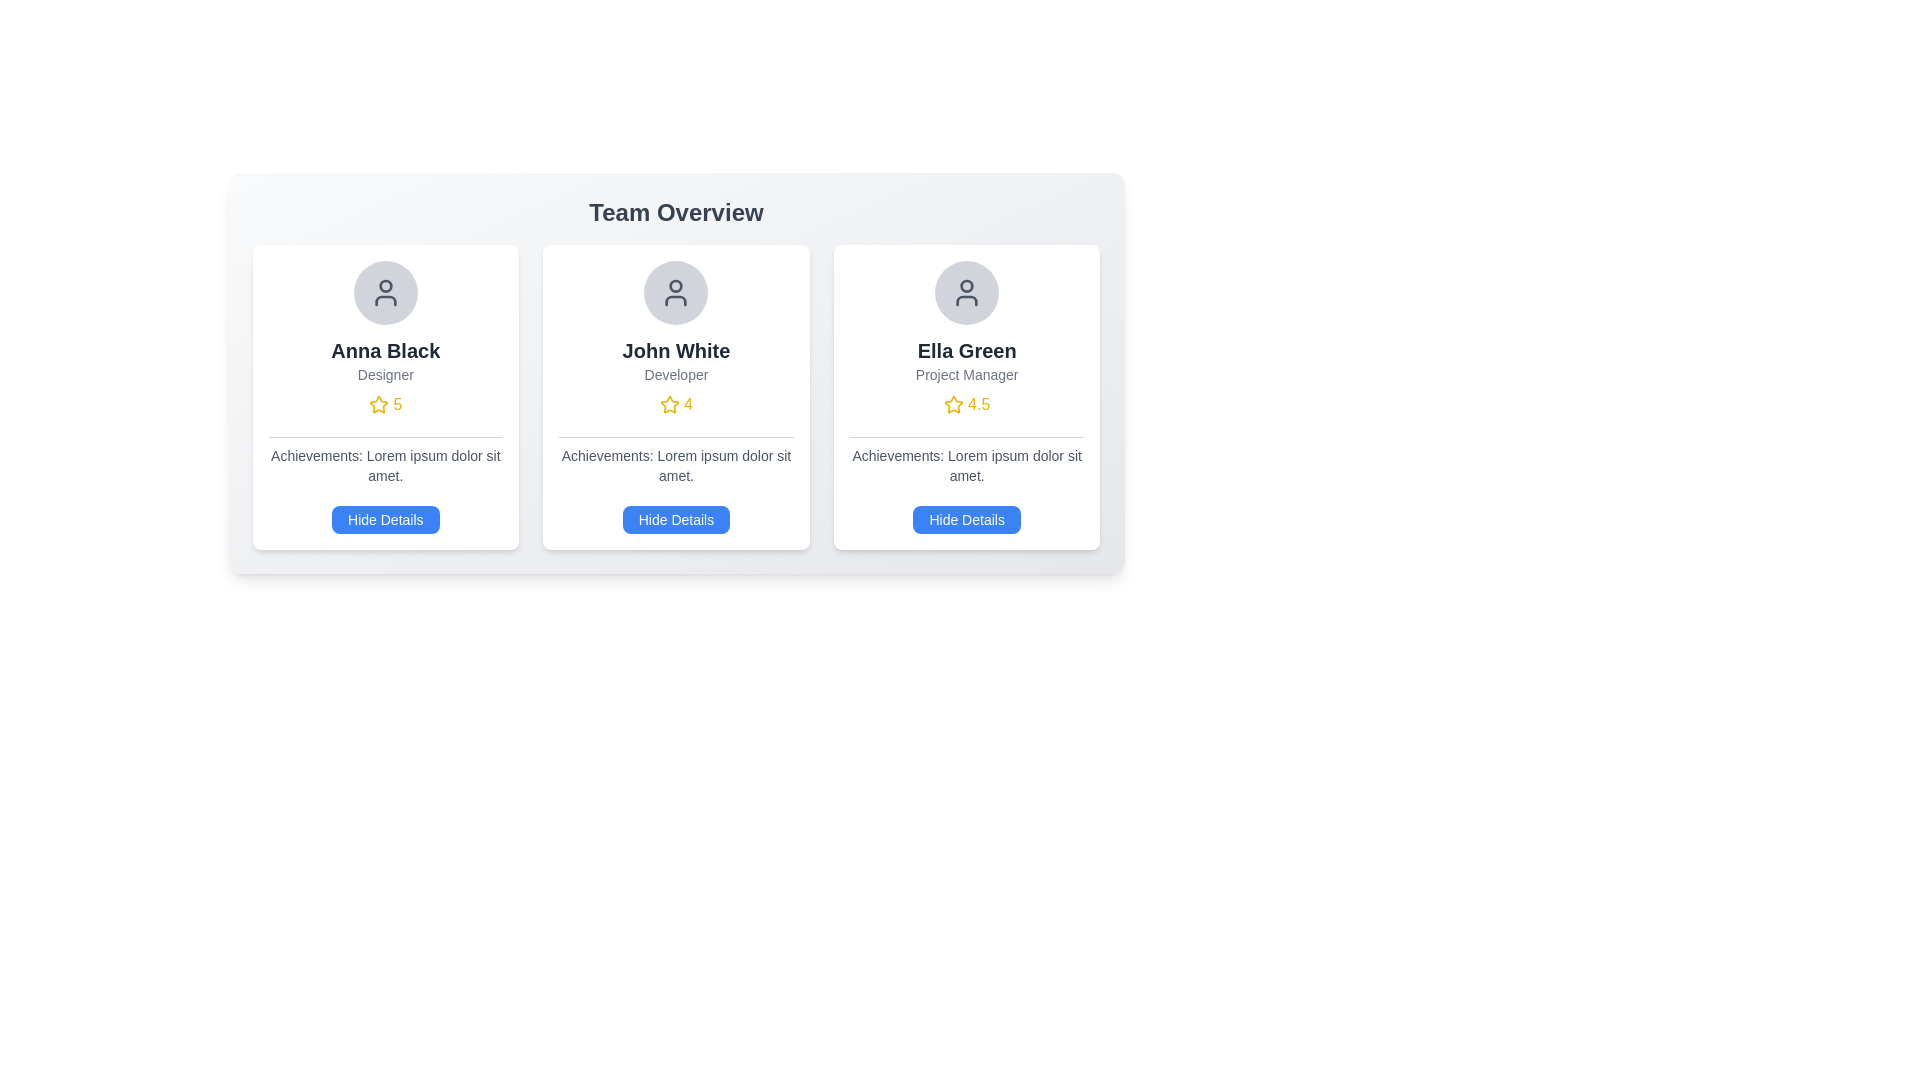 The width and height of the screenshot is (1920, 1080). I want to click on the text block displaying 'Achievements: Lorem ipsum dolor sit amet.' located in the middle column under the 'John White' profile card, so click(676, 466).